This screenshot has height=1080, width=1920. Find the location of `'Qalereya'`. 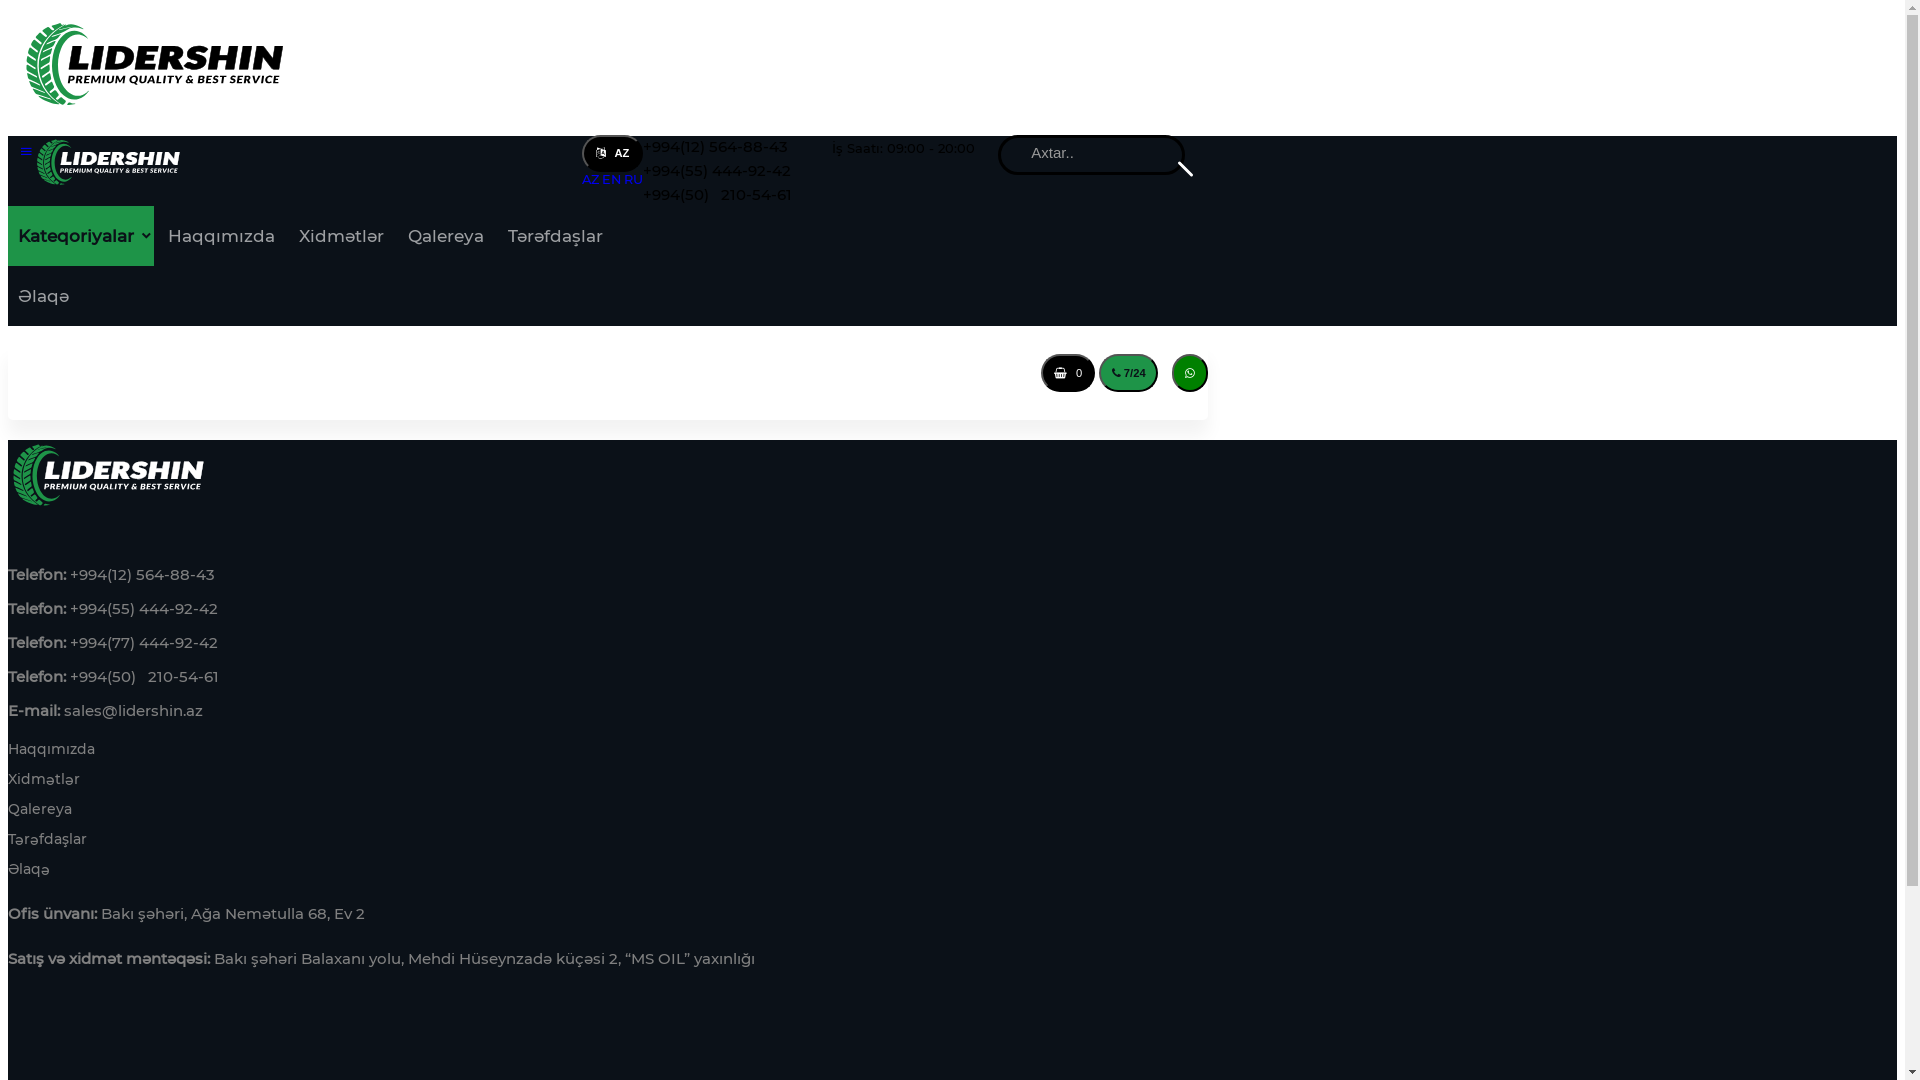

'Qalereya' is located at coordinates (445, 234).